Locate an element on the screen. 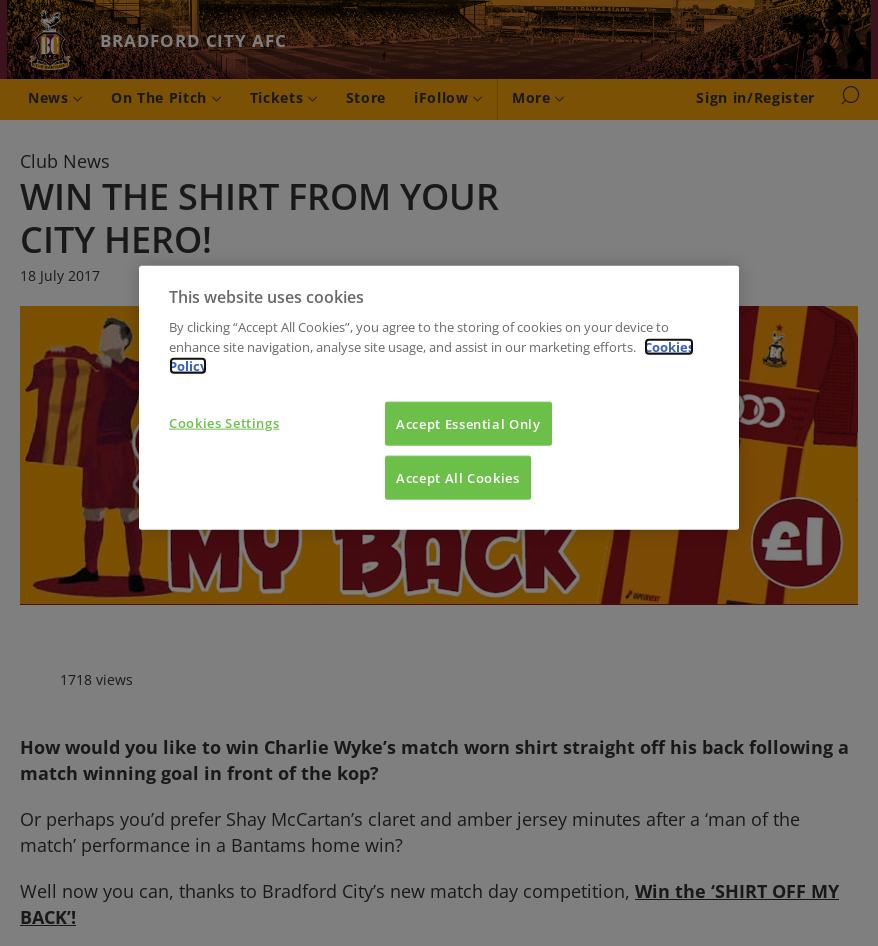  'Well now you can, thanks to Bradford City’s new match day competition,' is located at coordinates (19, 890).